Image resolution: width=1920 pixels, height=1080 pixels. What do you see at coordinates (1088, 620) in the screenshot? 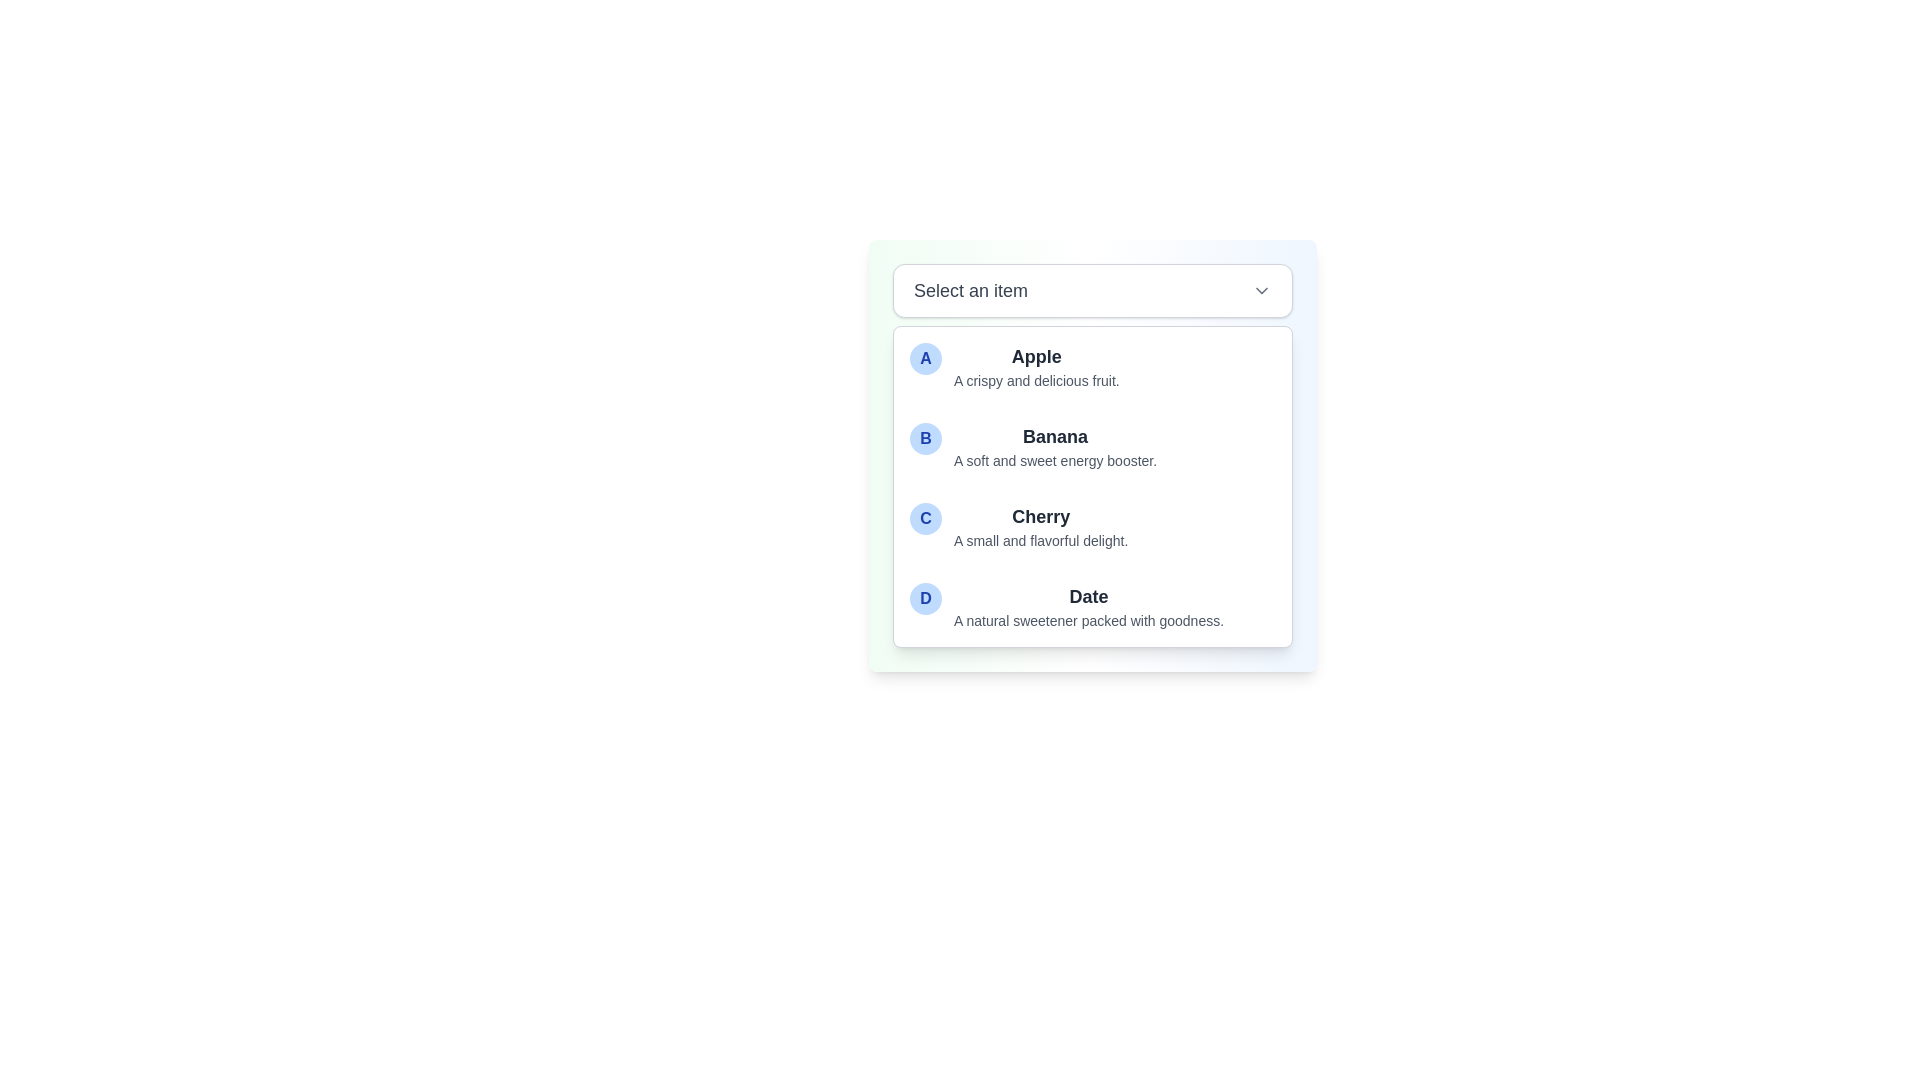
I see `text label displaying 'A natural sweetener packed with goodness.' located below the bold heading 'Date' in the dropdown interface` at bounding box center [1088, 620].